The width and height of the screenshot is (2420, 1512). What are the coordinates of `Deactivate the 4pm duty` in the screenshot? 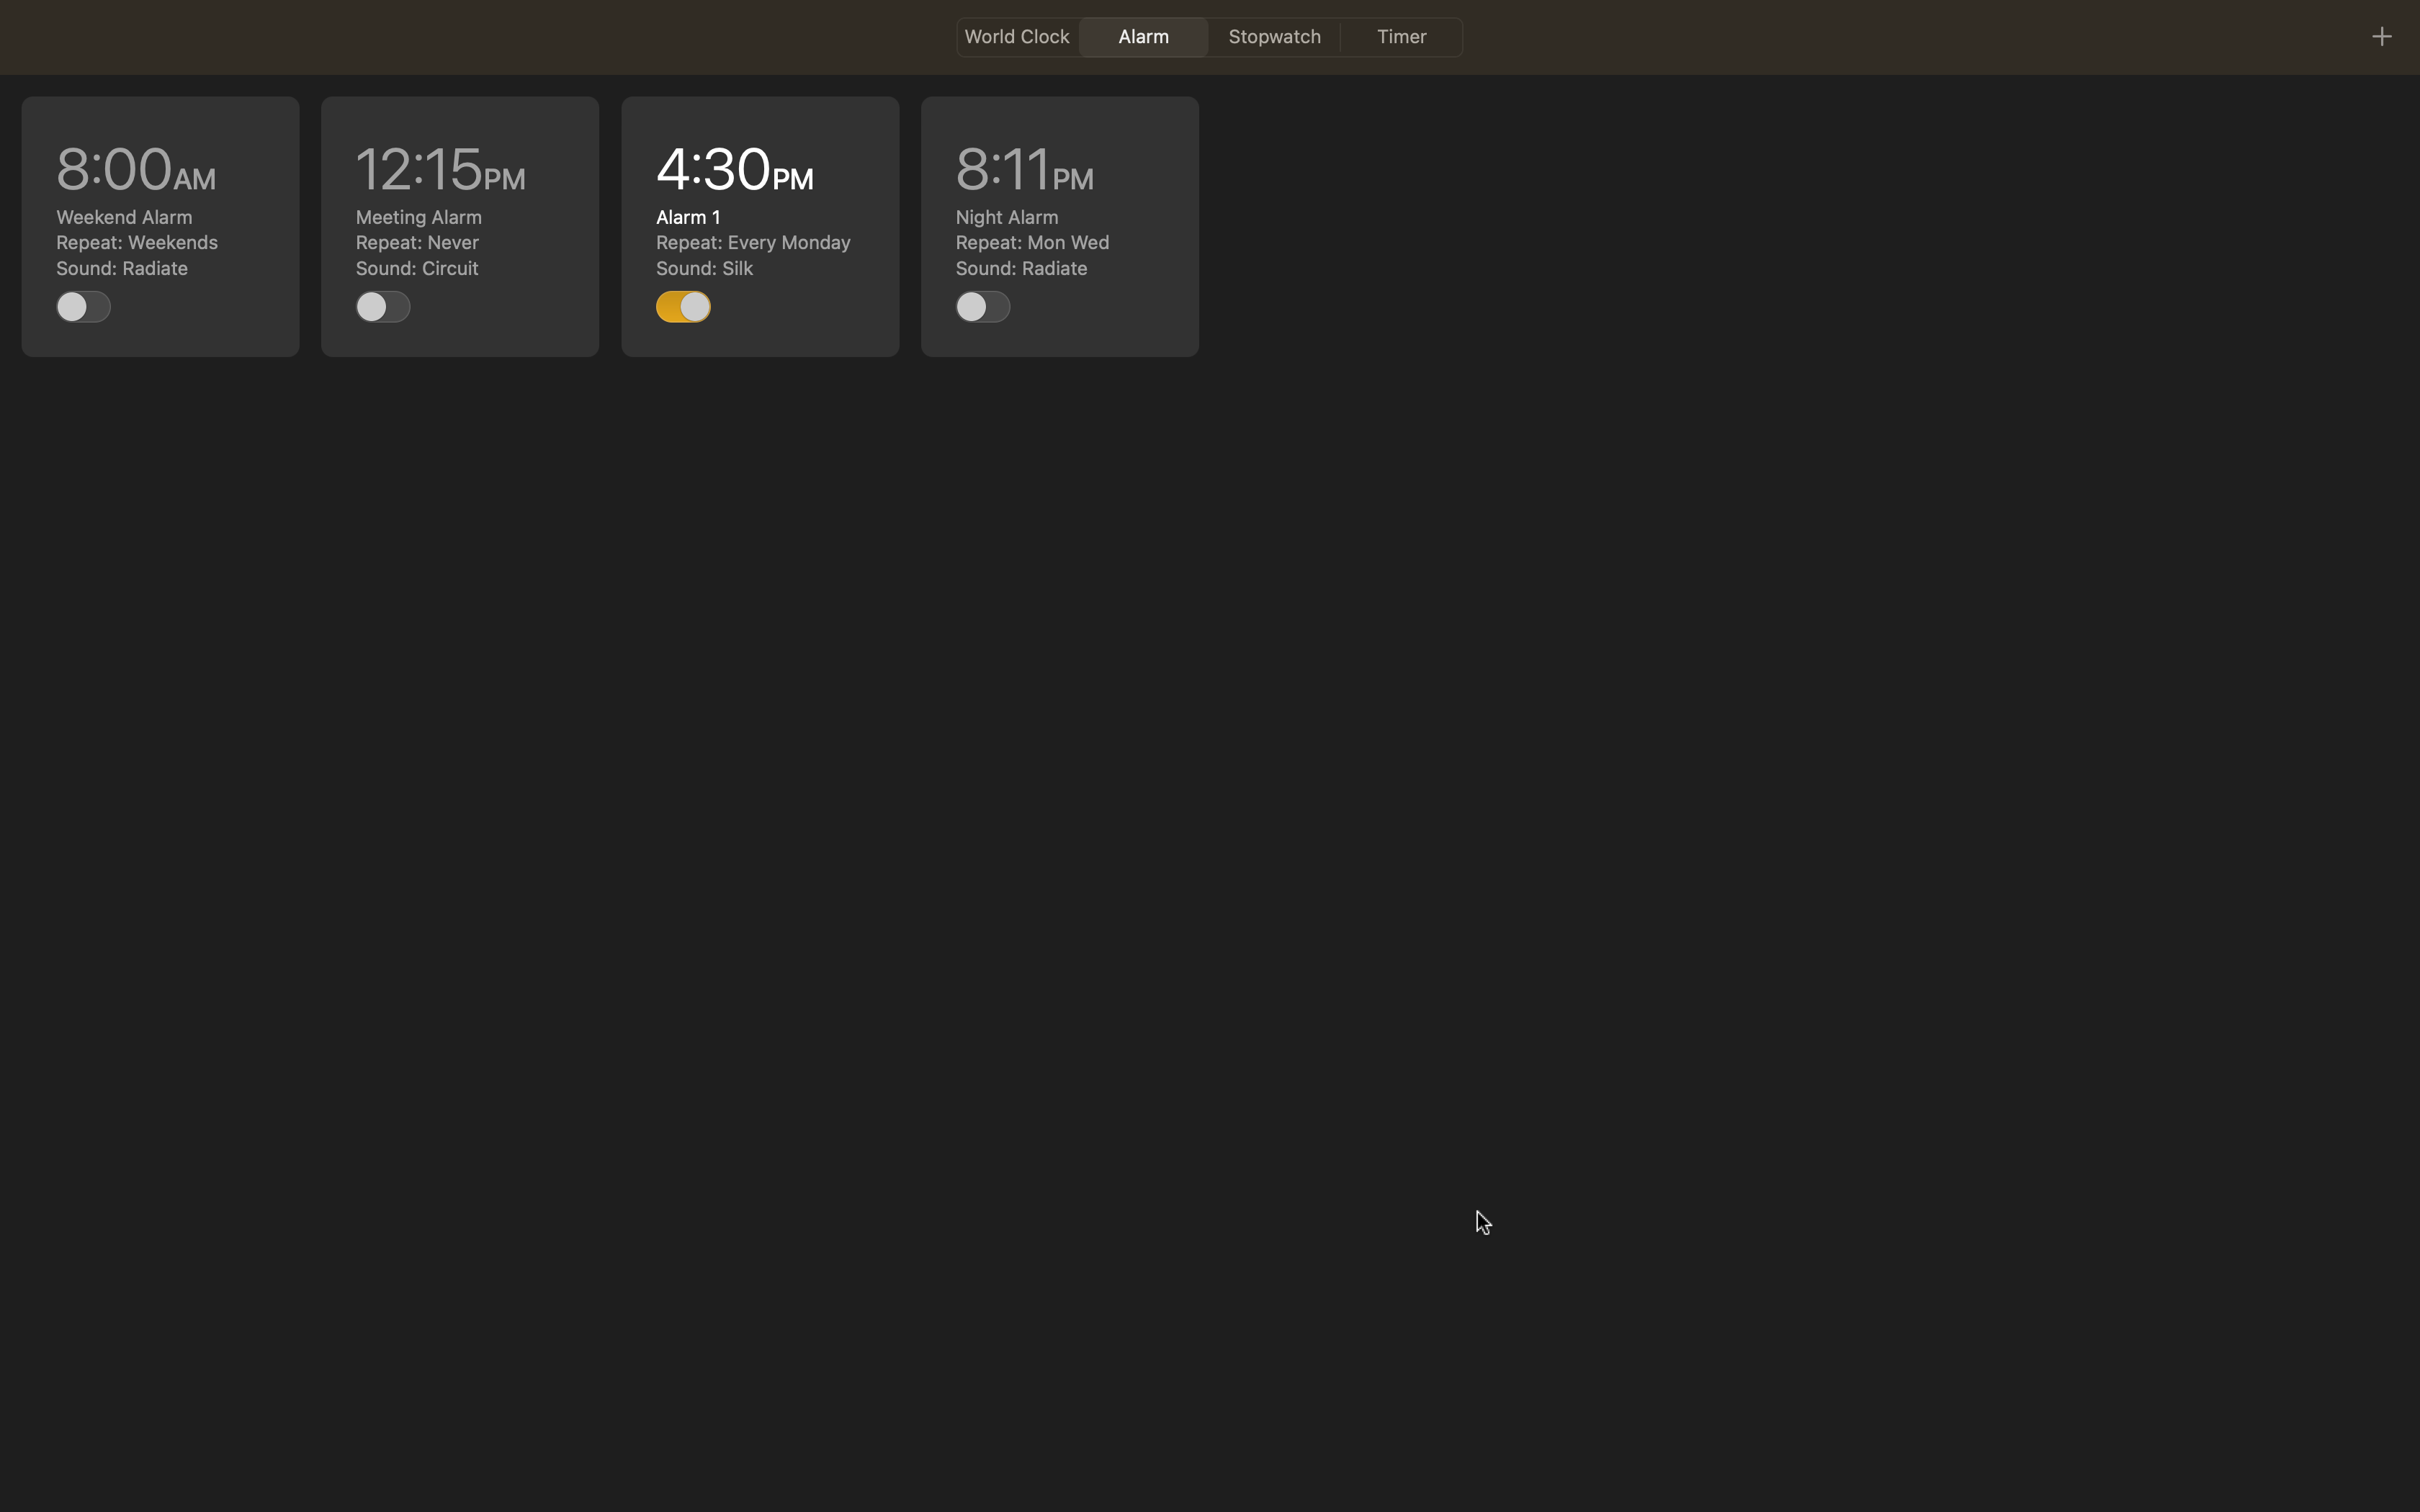 It's located at (684, 303).